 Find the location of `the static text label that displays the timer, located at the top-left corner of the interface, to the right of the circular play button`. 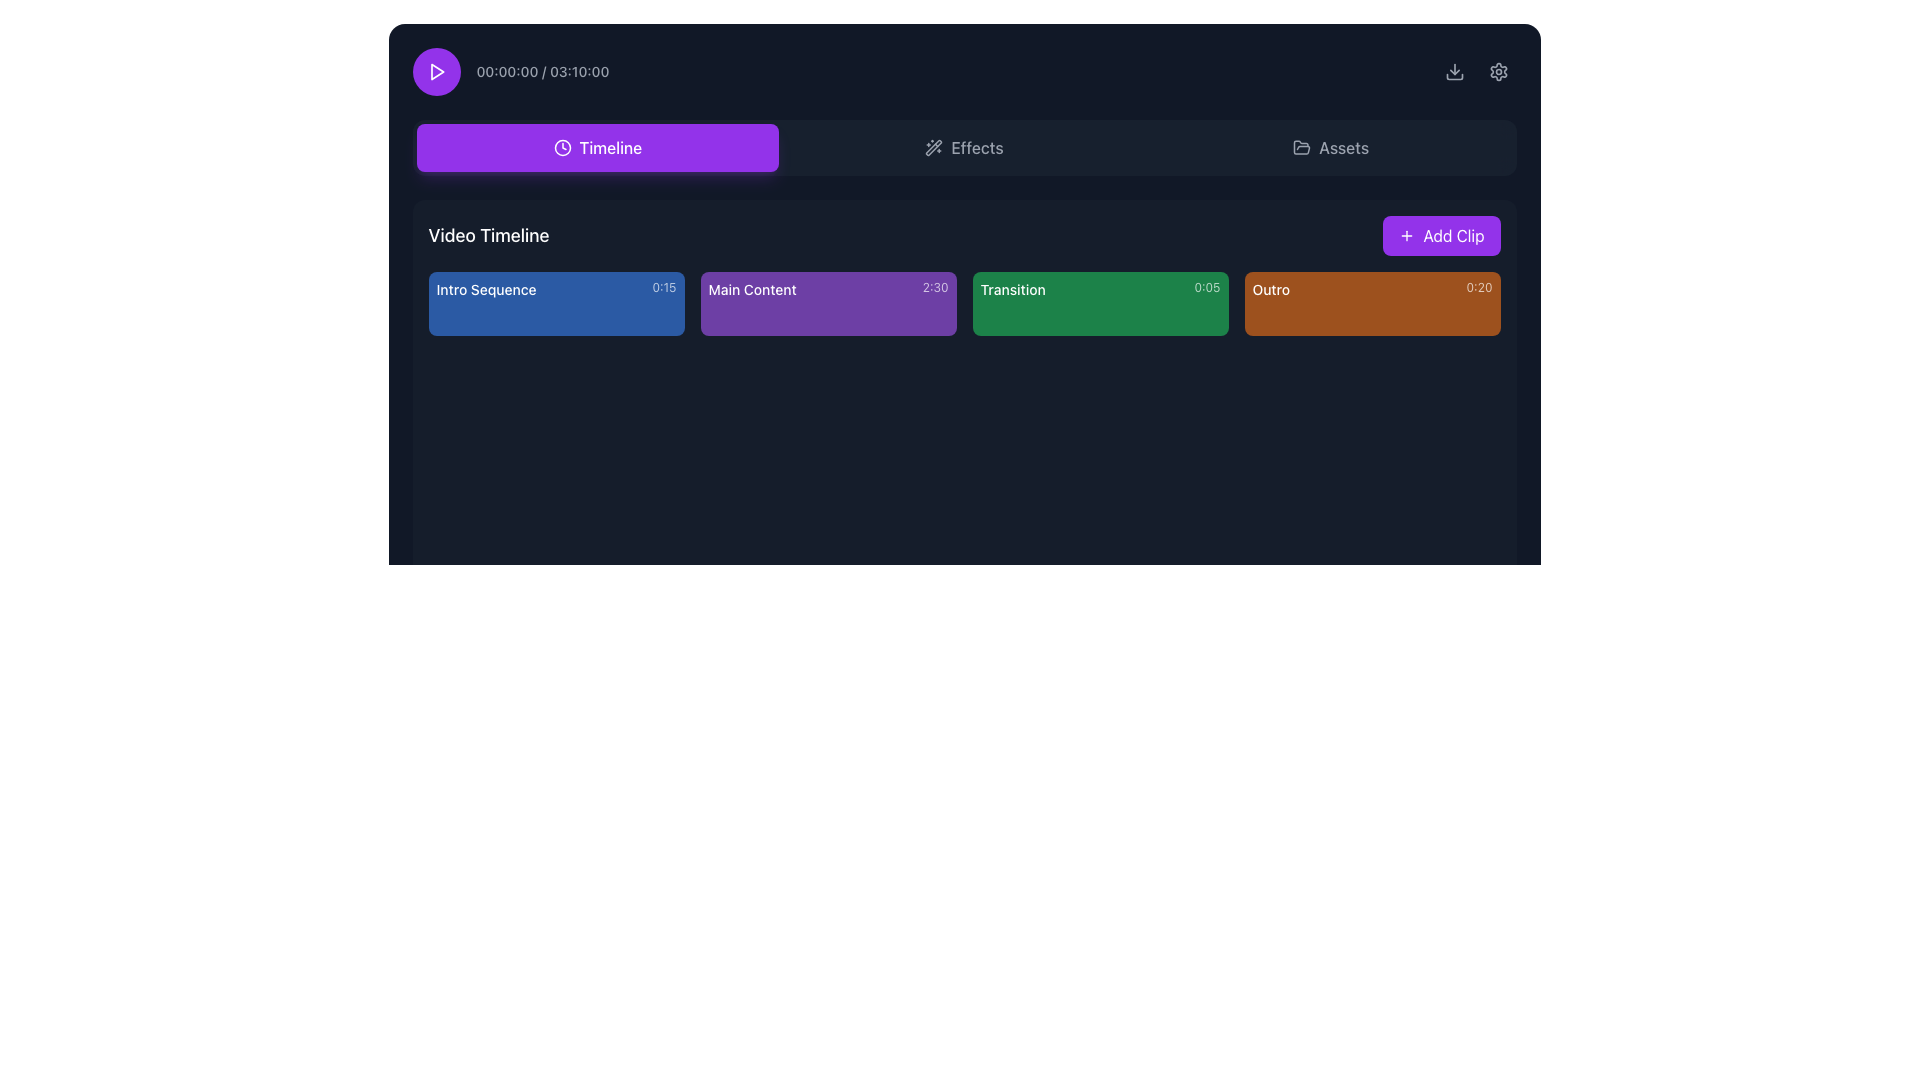

the static text label that displays the timer, located at the top-left corner of the interface, to the right of the circular play button is located at coordinates (542, 71).